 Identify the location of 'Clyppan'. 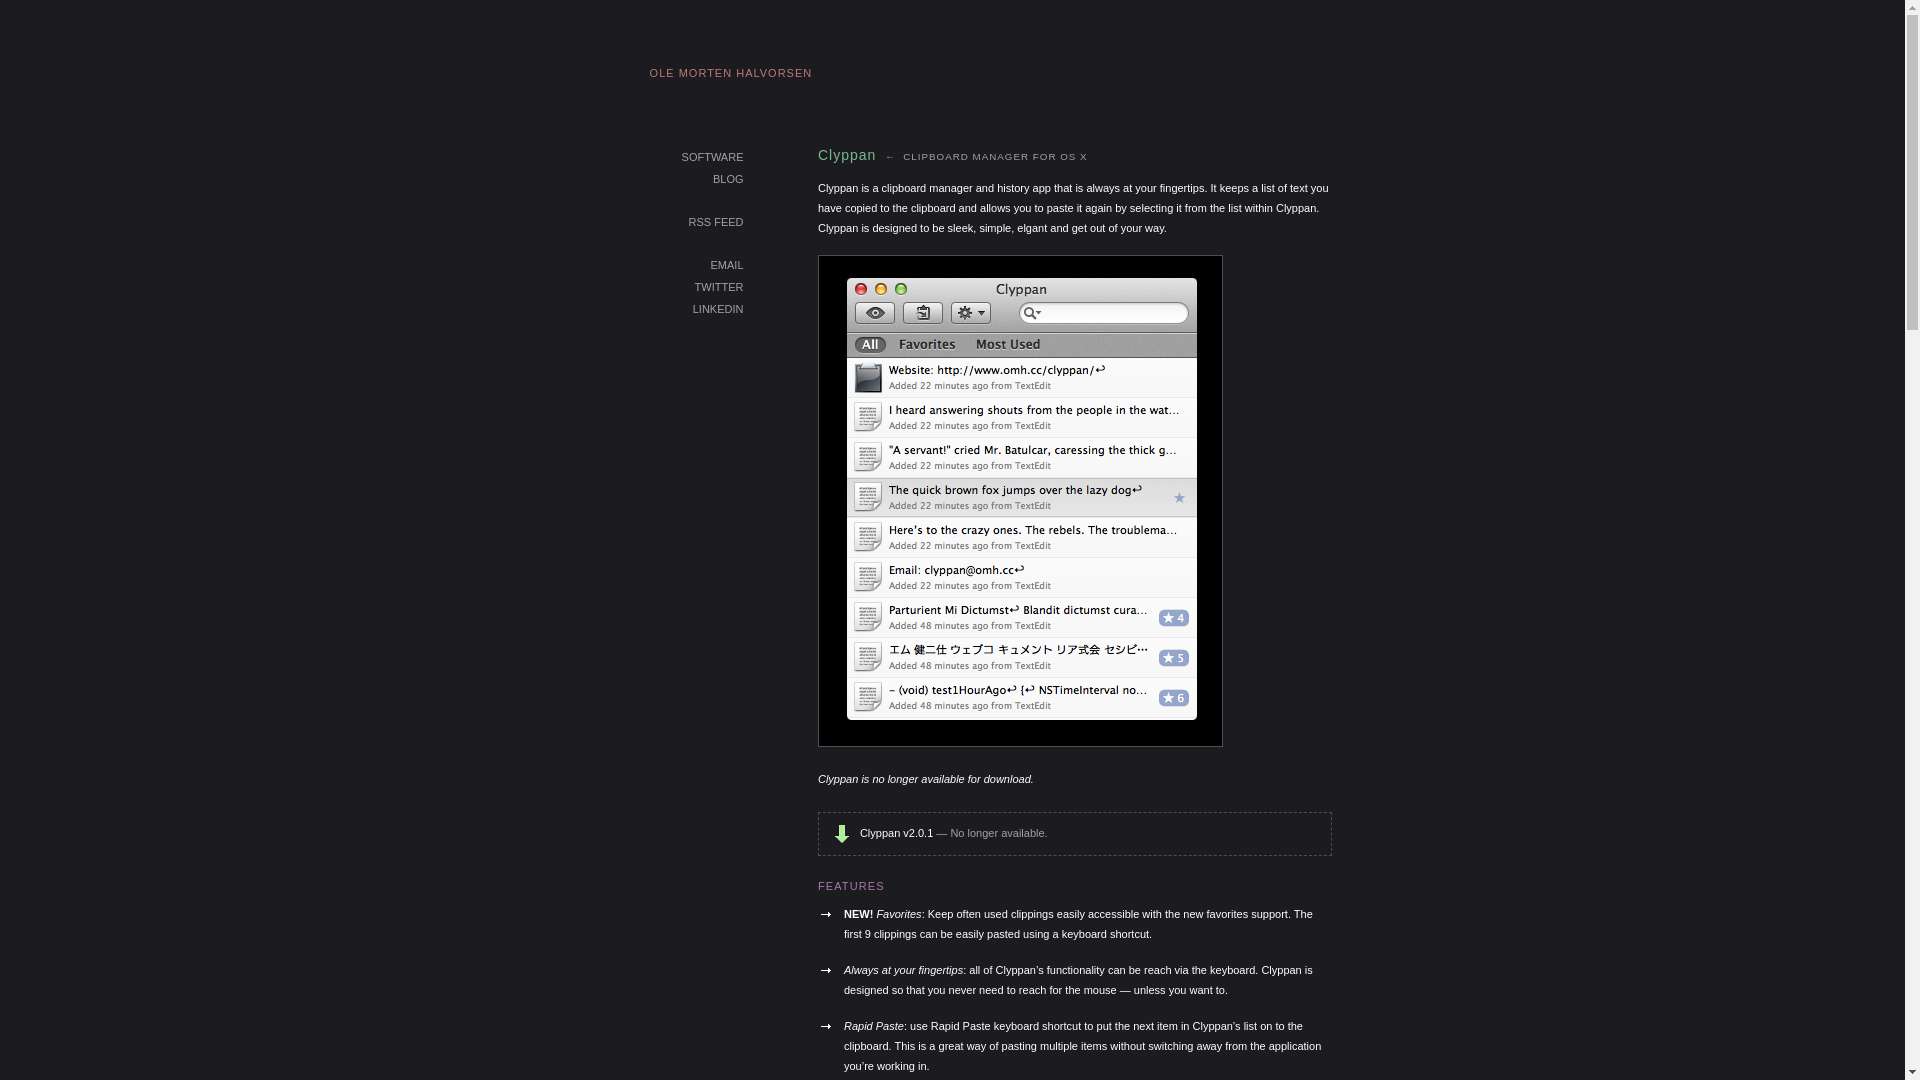
(817, 154).